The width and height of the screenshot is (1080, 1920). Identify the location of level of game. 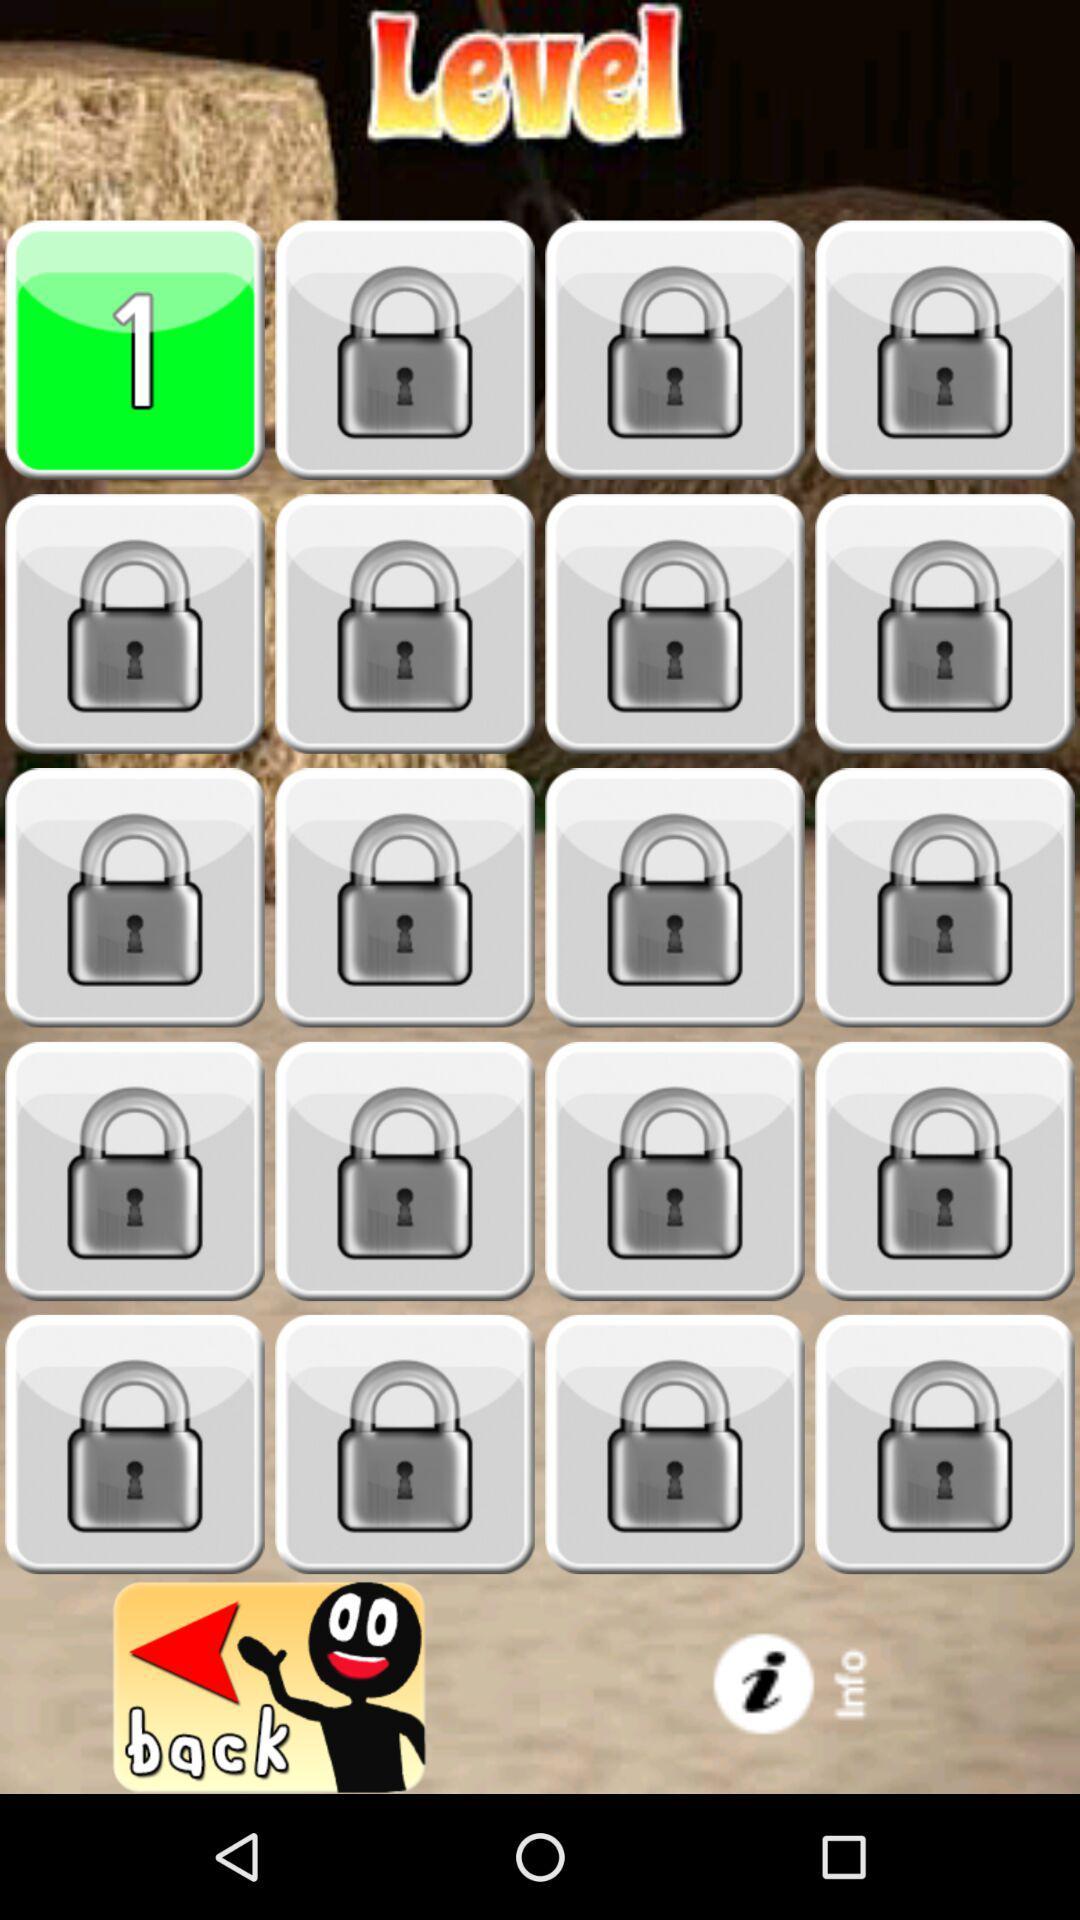
(135, 350).